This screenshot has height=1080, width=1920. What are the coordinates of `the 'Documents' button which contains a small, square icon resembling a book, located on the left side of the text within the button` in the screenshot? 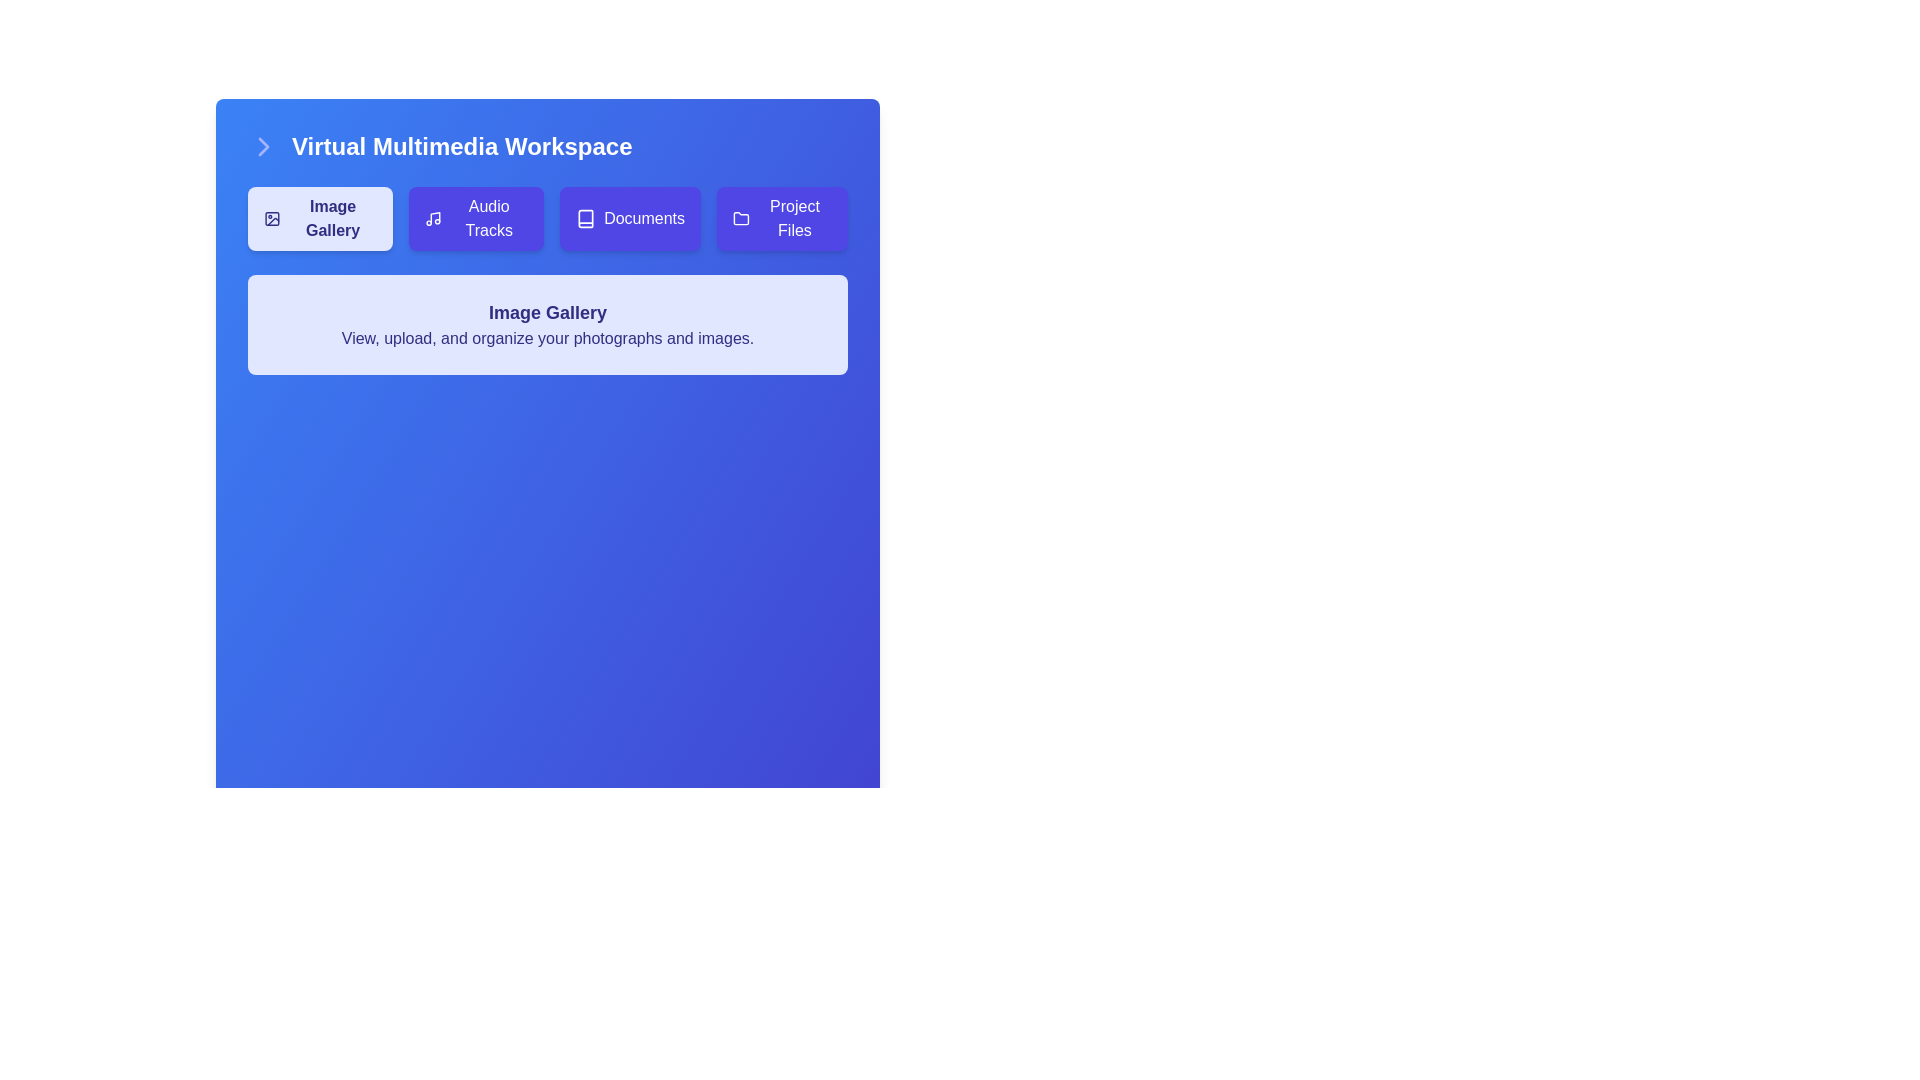 It's located at (585, 219).